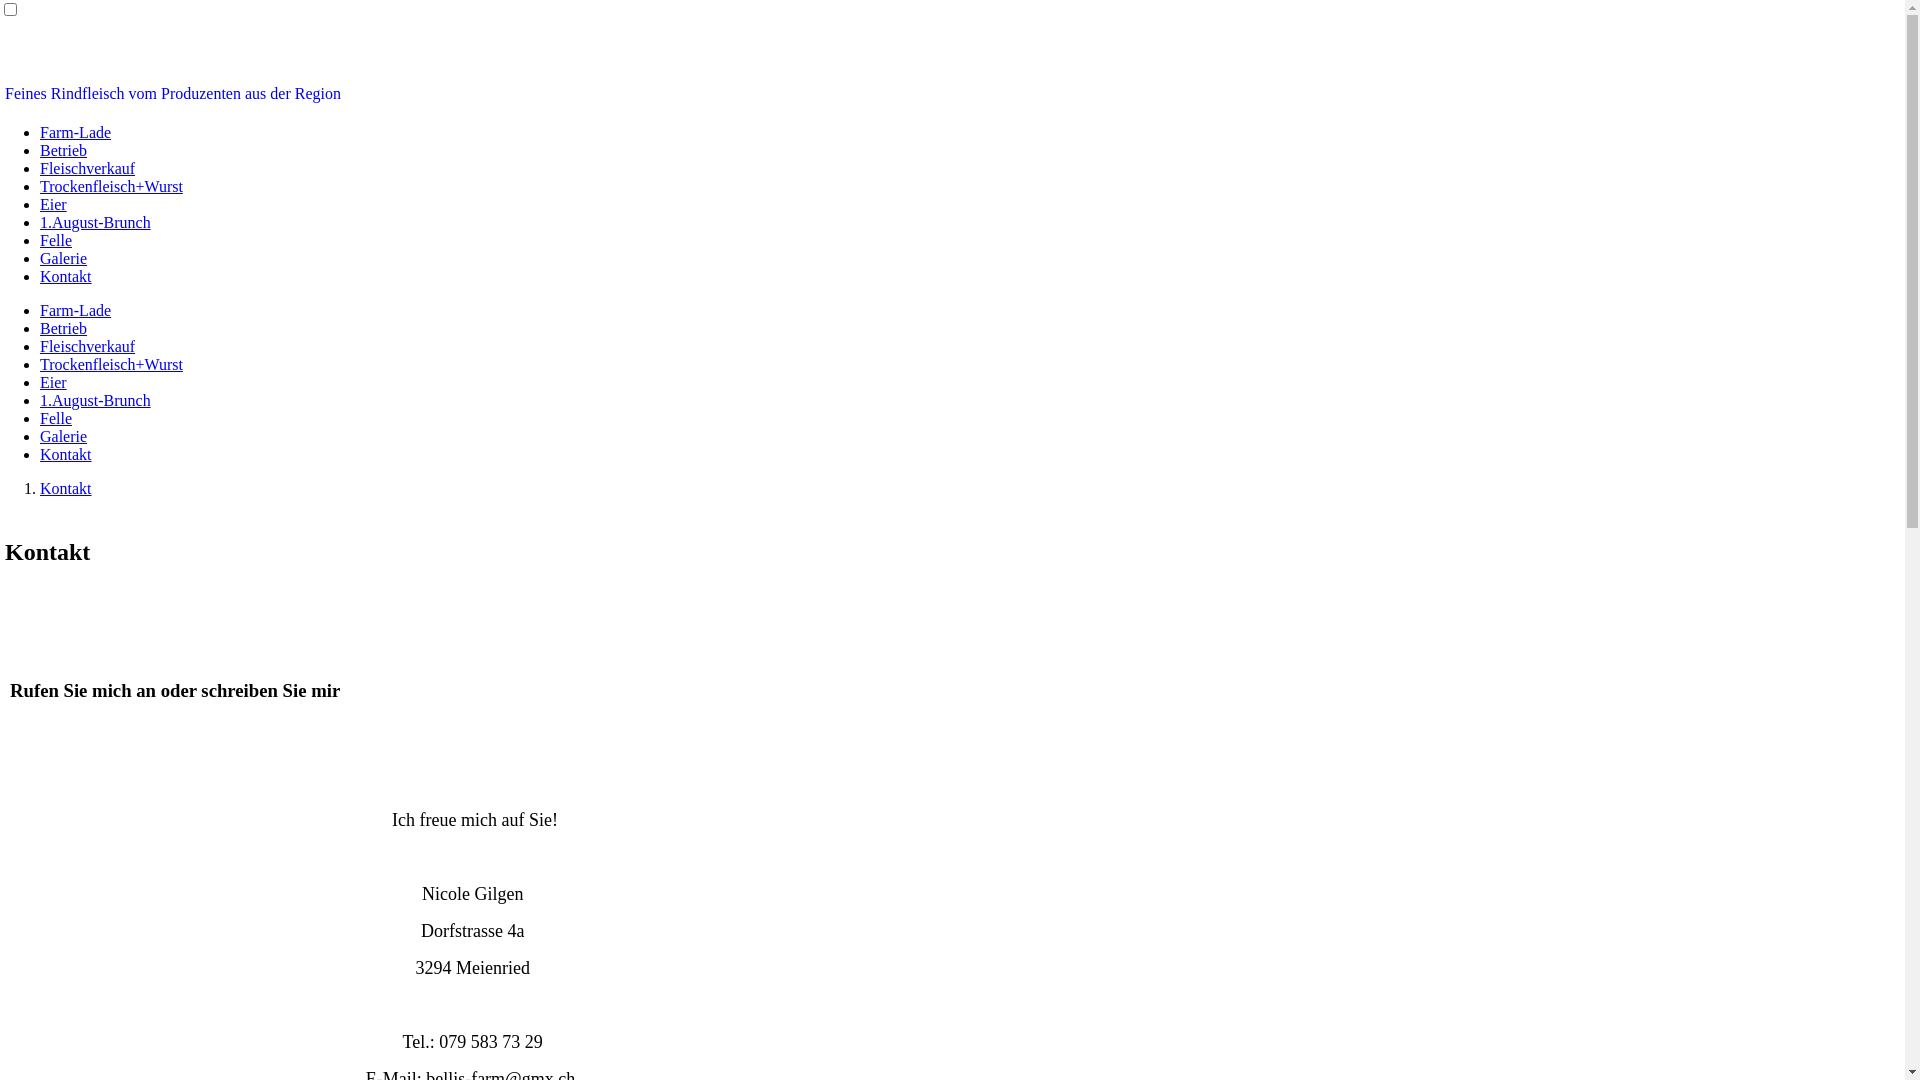 The width and height of the screenshot is (1920, 1080). What do you see at coordinates (63, 149) in the screenshot?
I see `'Betrieb'` at bounding box center [63, 149].